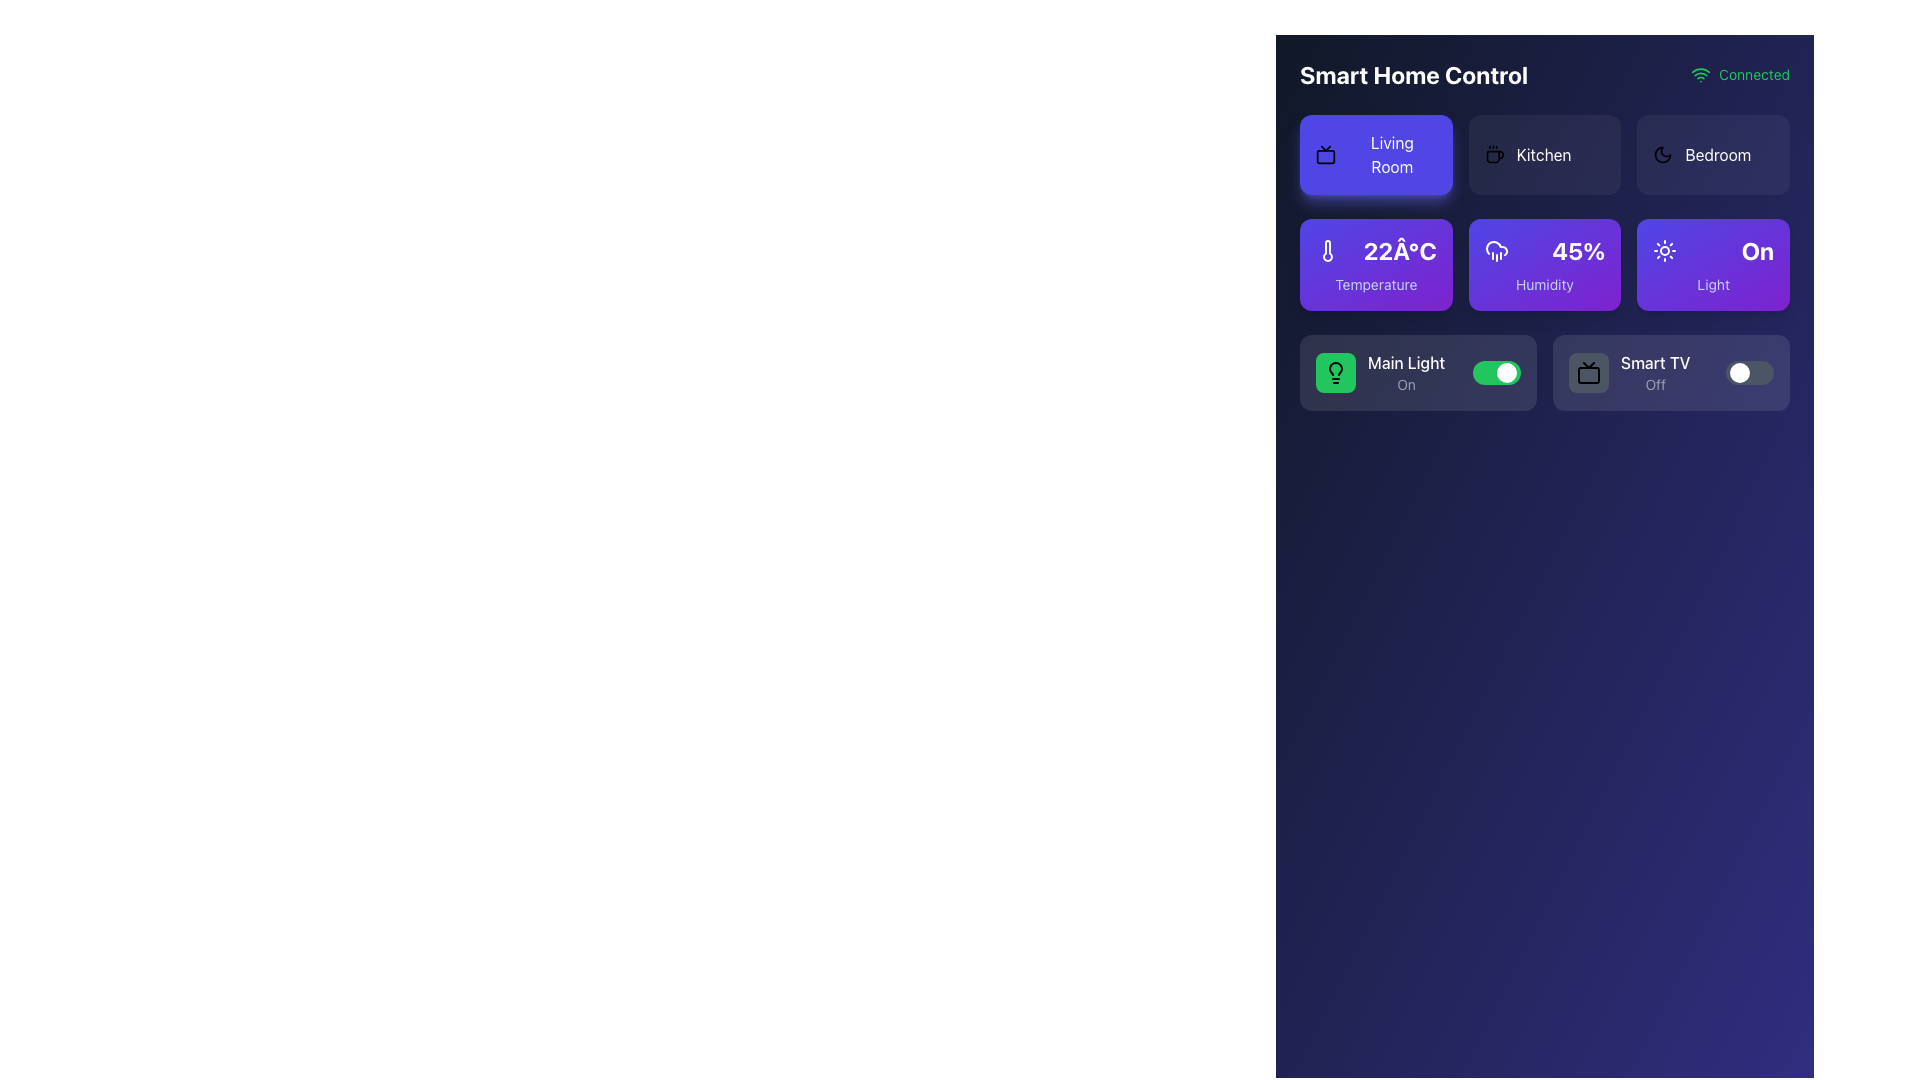 The width and height of the screenshot is (1920, 1080). I want to click on the humidity icon located in the top right quadrant of the interface, next to the '45%' text, which serves as a visual indicator for the humidity metric, so click(1496, 247).